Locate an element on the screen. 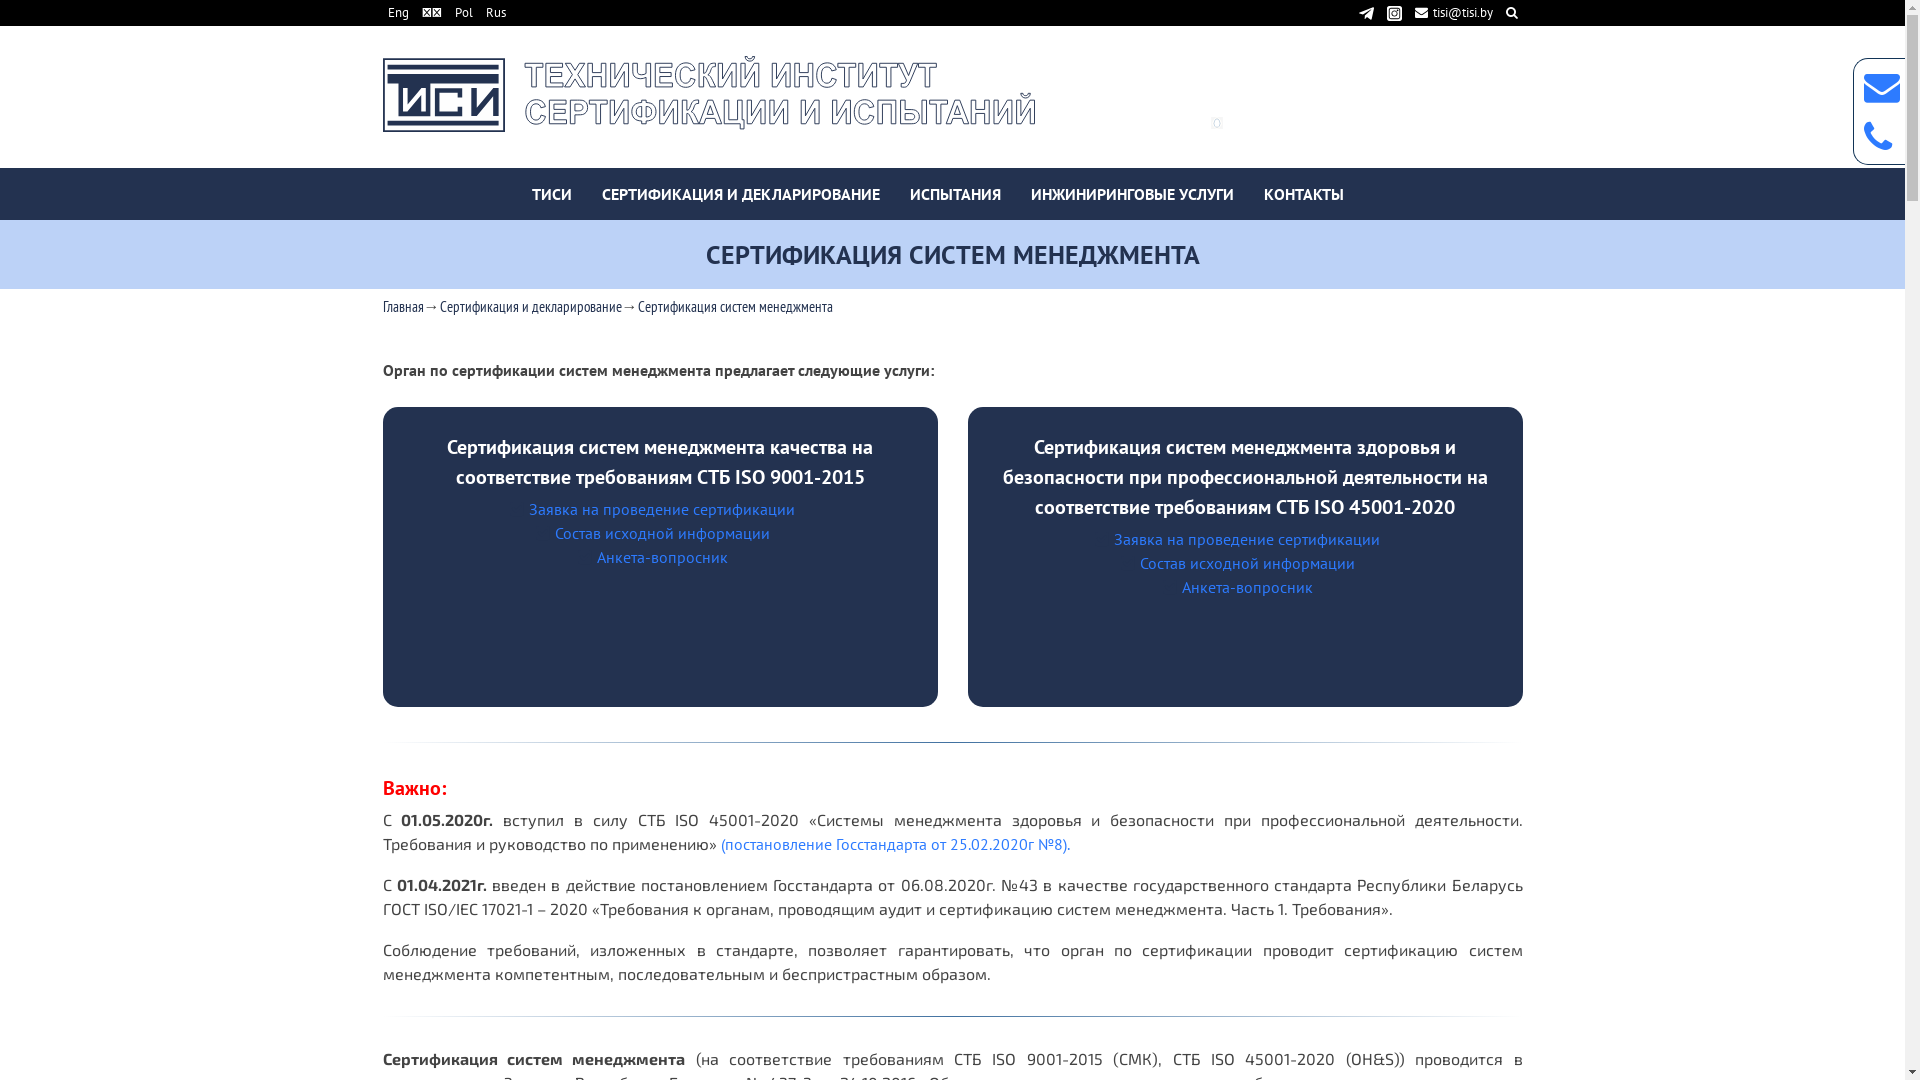 This screenshot has width=1920, height=1080. '(+375 29) 623-38-98' is located at coordinates (1299, 96).